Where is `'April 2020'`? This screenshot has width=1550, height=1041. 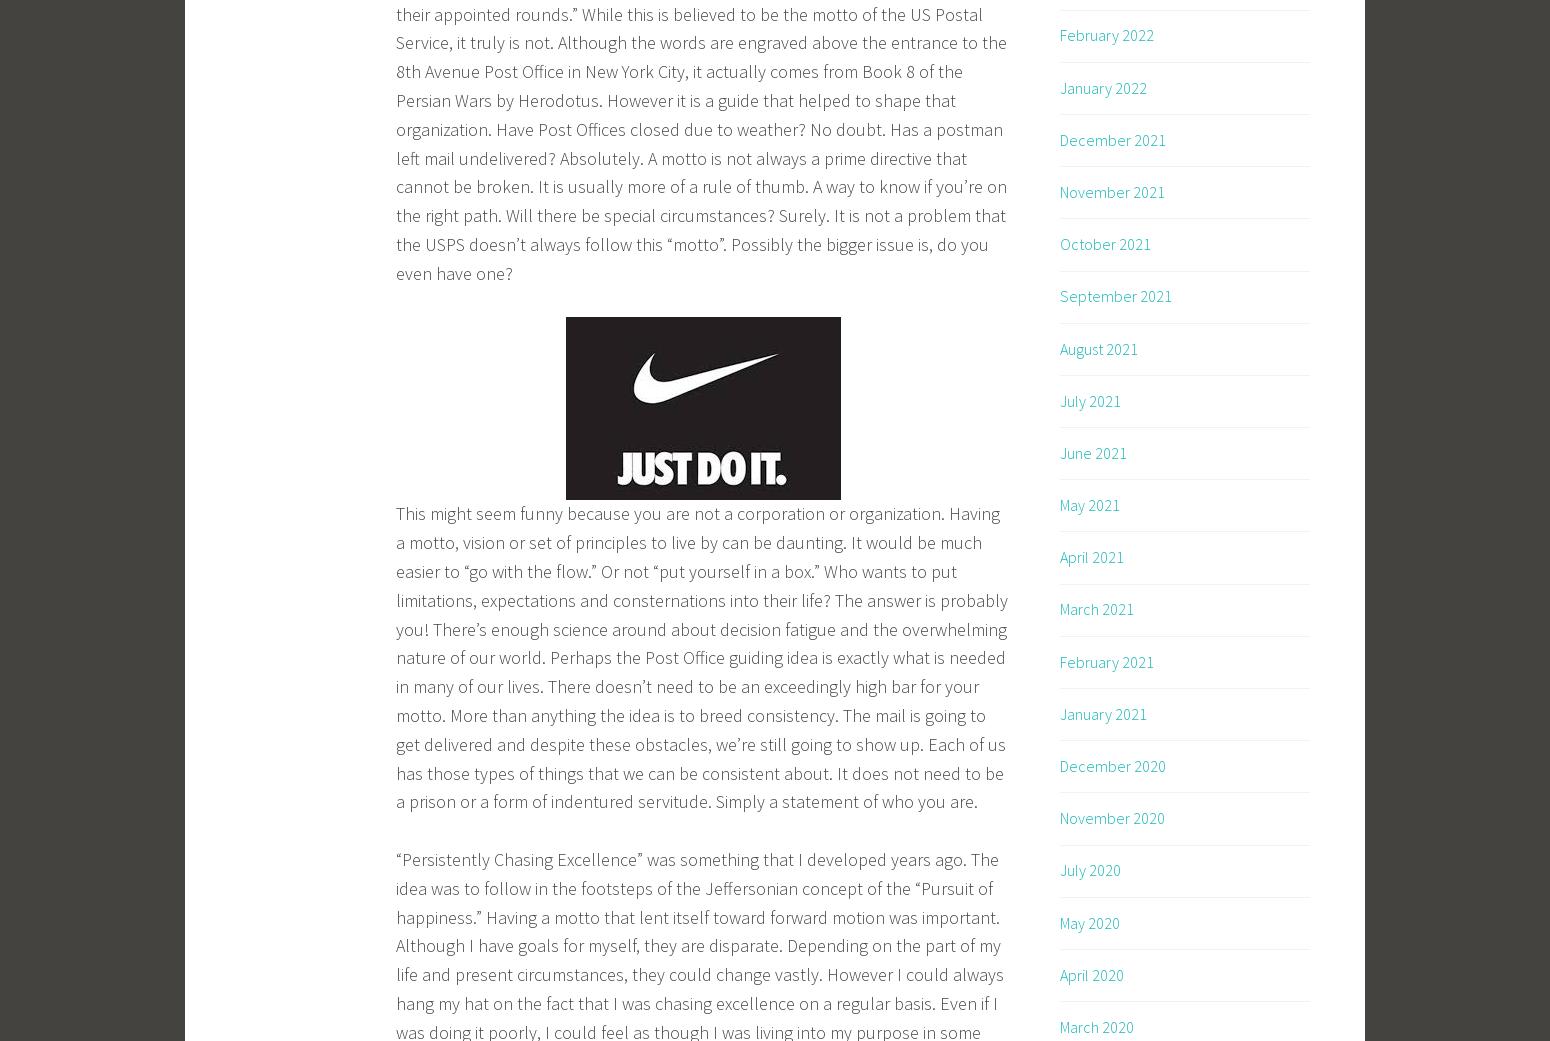
'April 2020' is located at coordinates (1090, 973).